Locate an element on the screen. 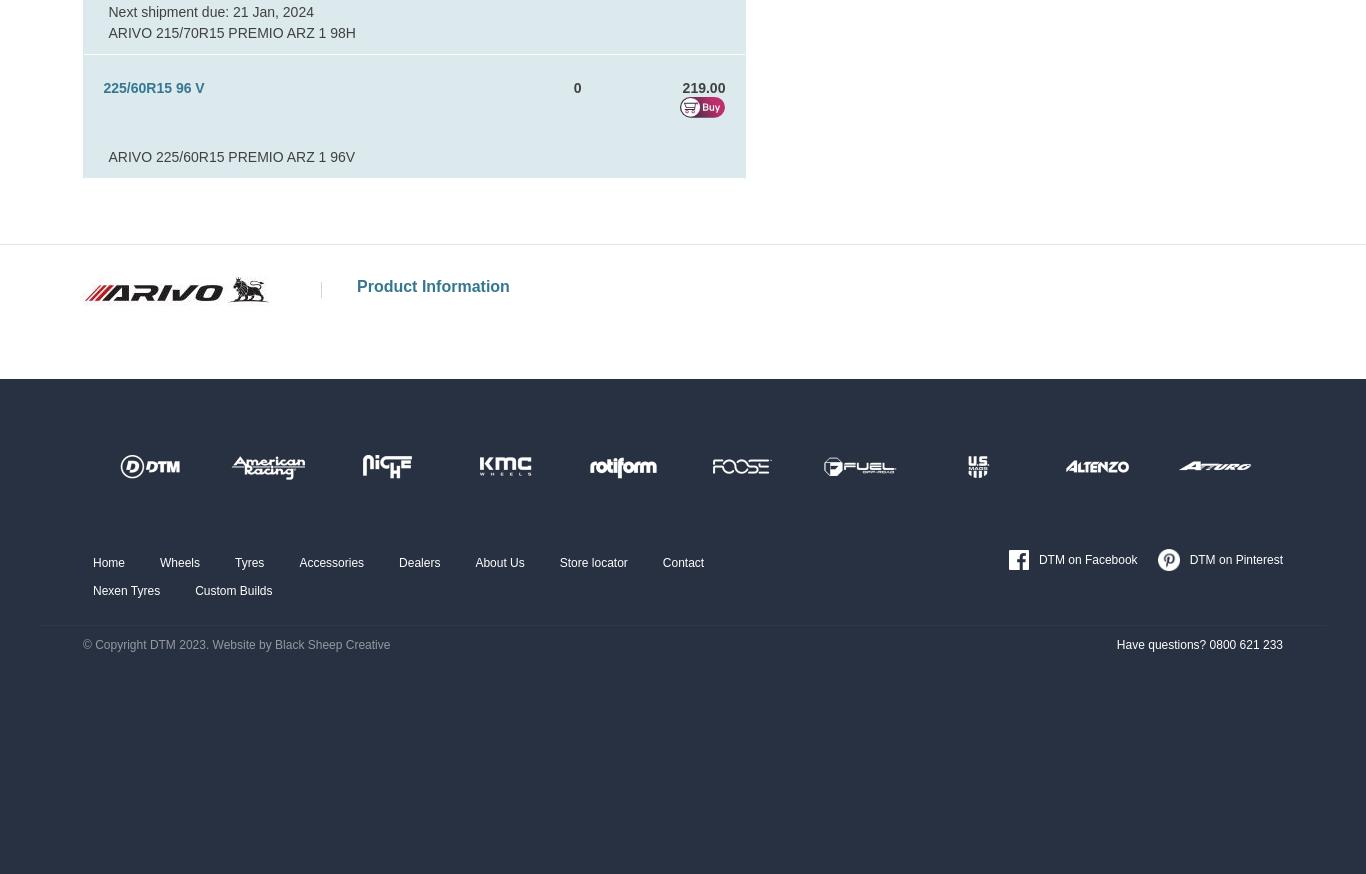  '© Copyright' is located at coordinates (114, 644).